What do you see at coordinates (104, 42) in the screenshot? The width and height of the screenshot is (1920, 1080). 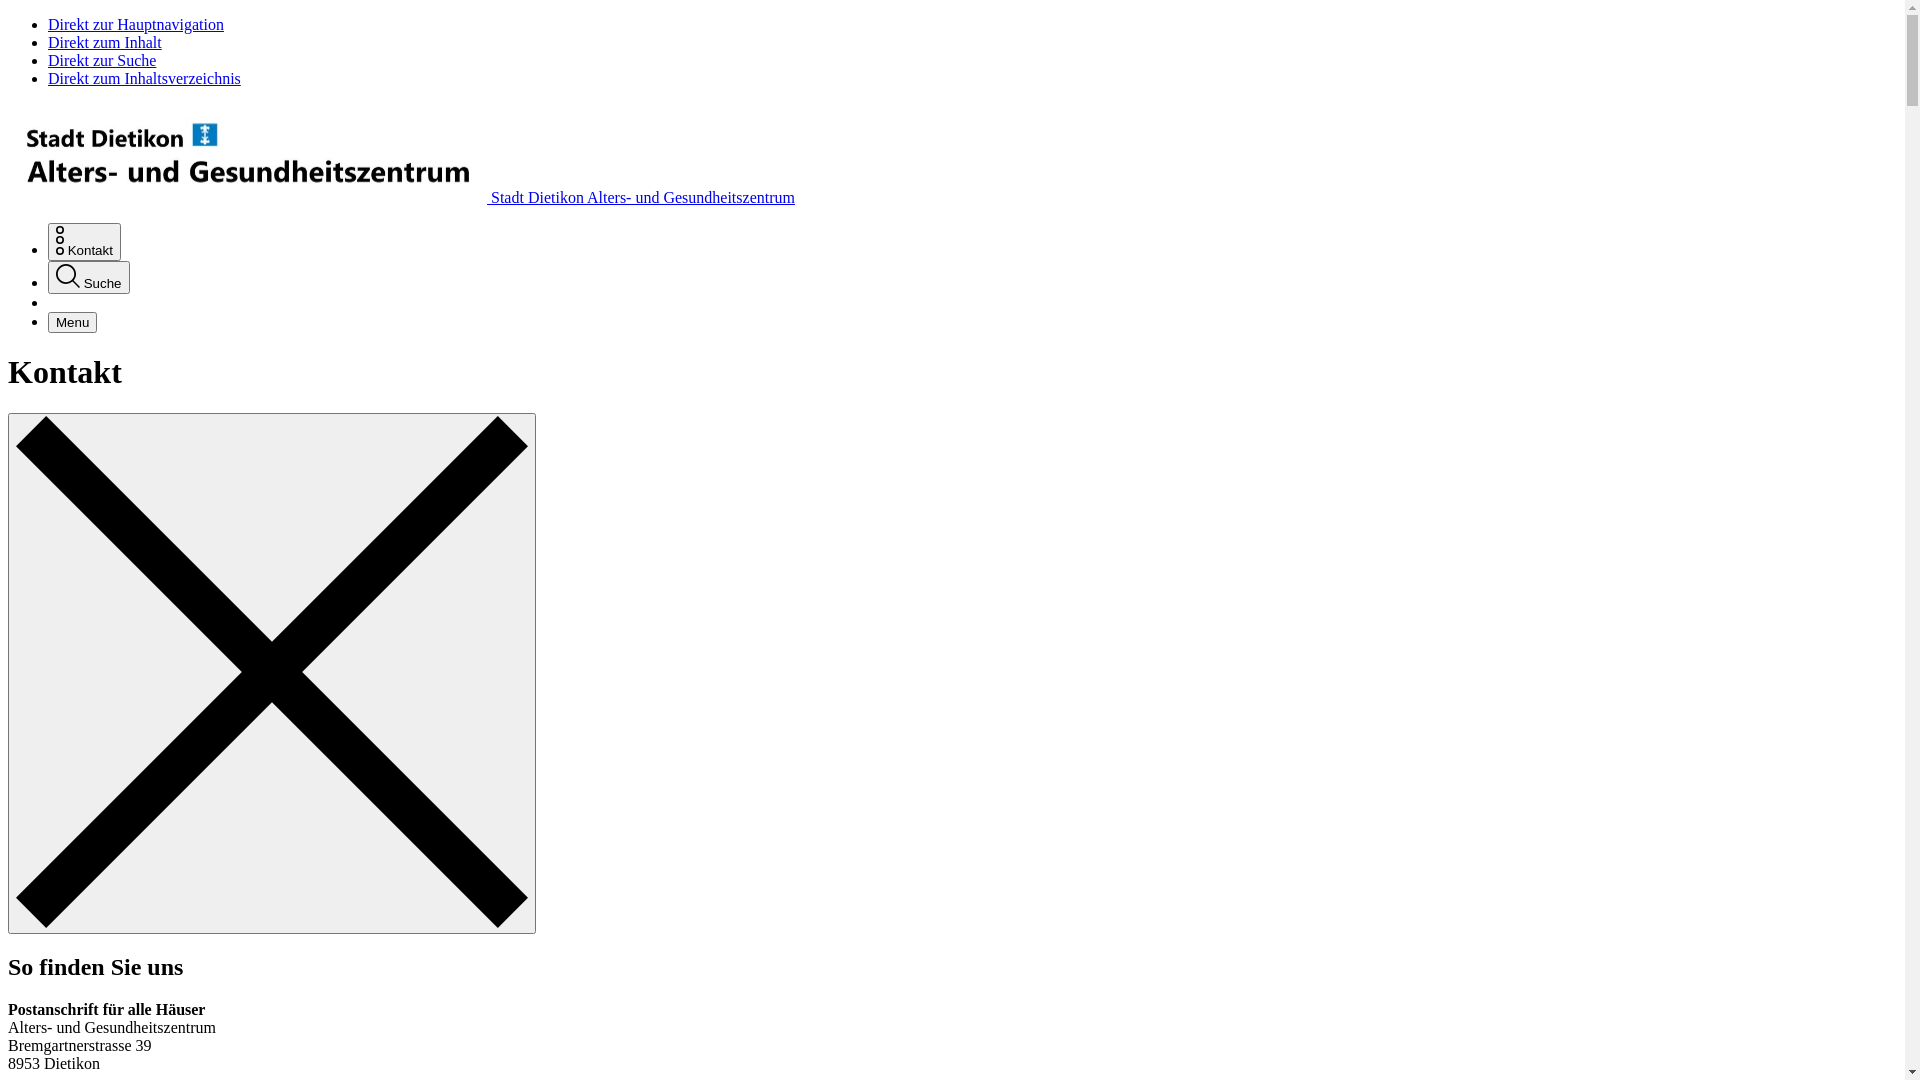 I see `'Direkt zum Inhalt'` at bounding box center [104, 42].